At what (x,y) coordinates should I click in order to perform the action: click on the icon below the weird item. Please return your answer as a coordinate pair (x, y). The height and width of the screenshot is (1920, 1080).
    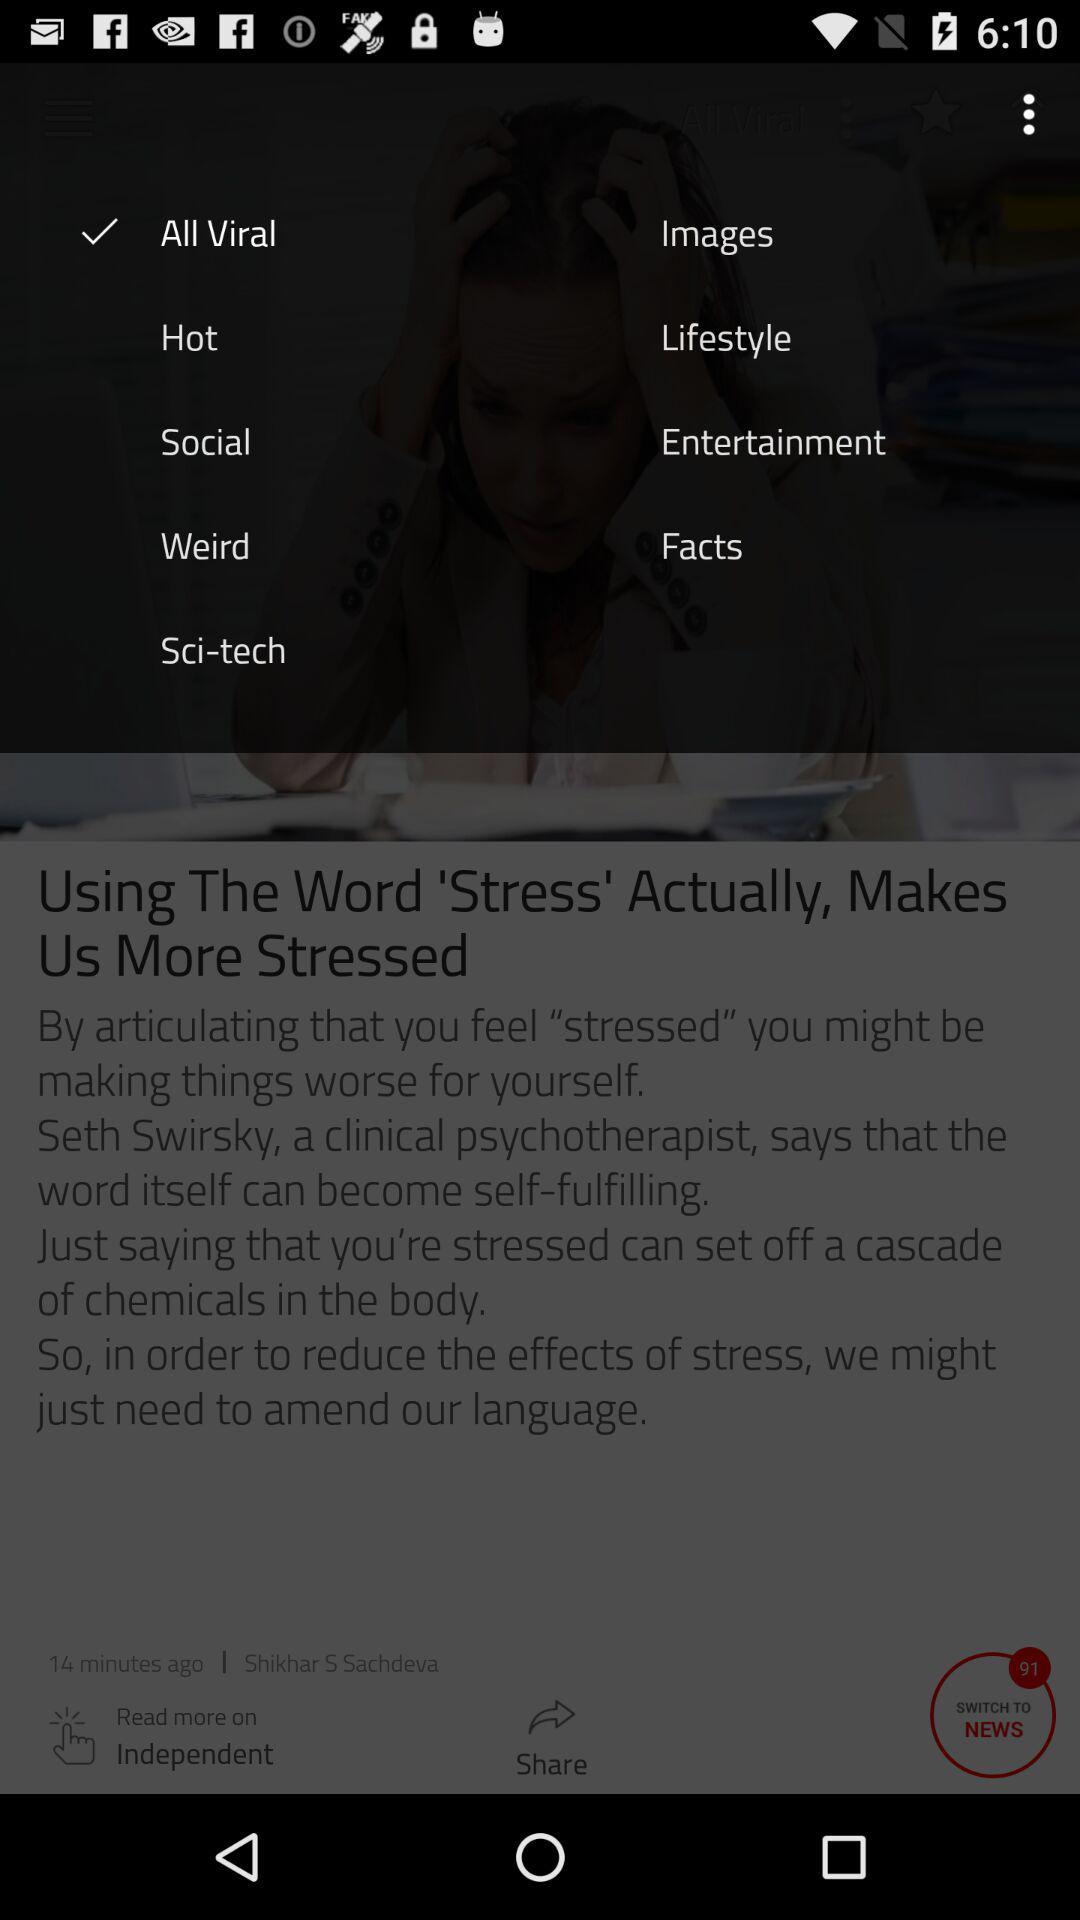
    Looking at the image, I should click on (223, 648).